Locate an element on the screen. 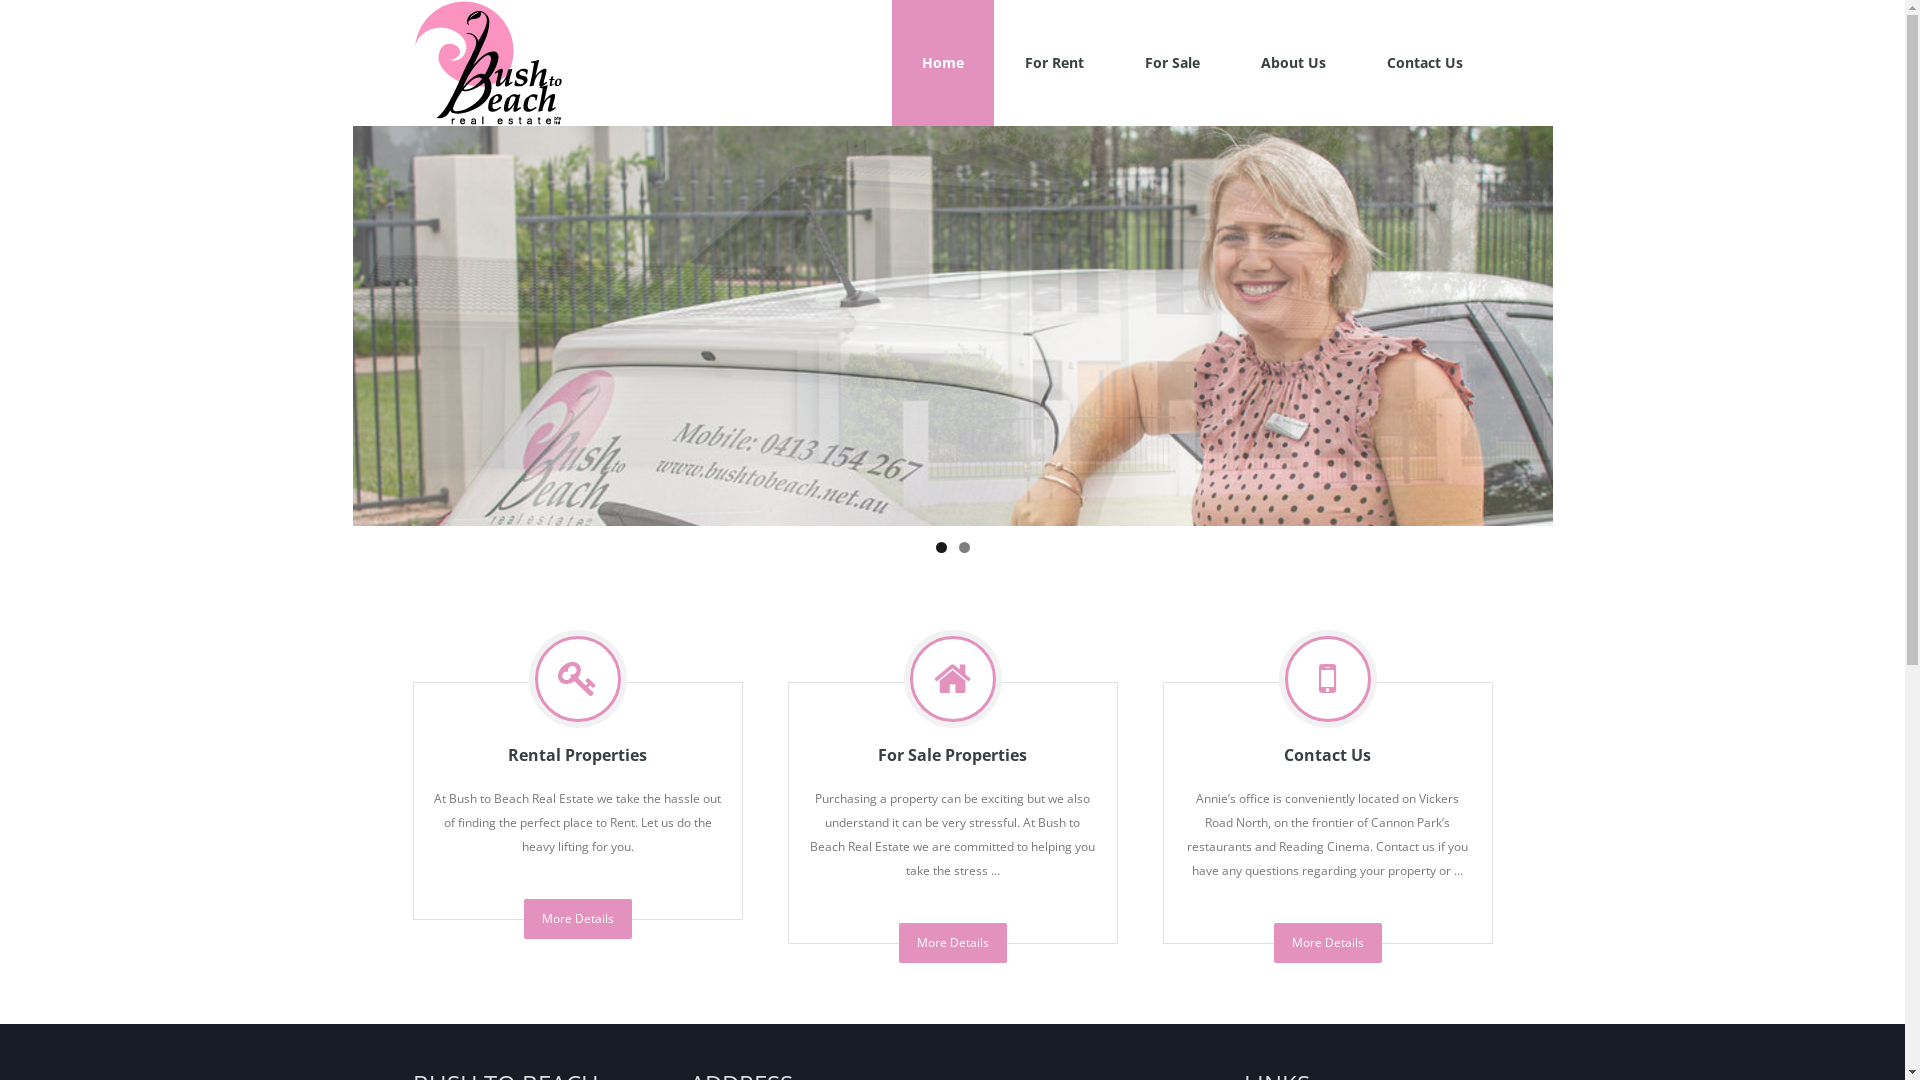  'For Sale' is located at coordinates (1171, 61).